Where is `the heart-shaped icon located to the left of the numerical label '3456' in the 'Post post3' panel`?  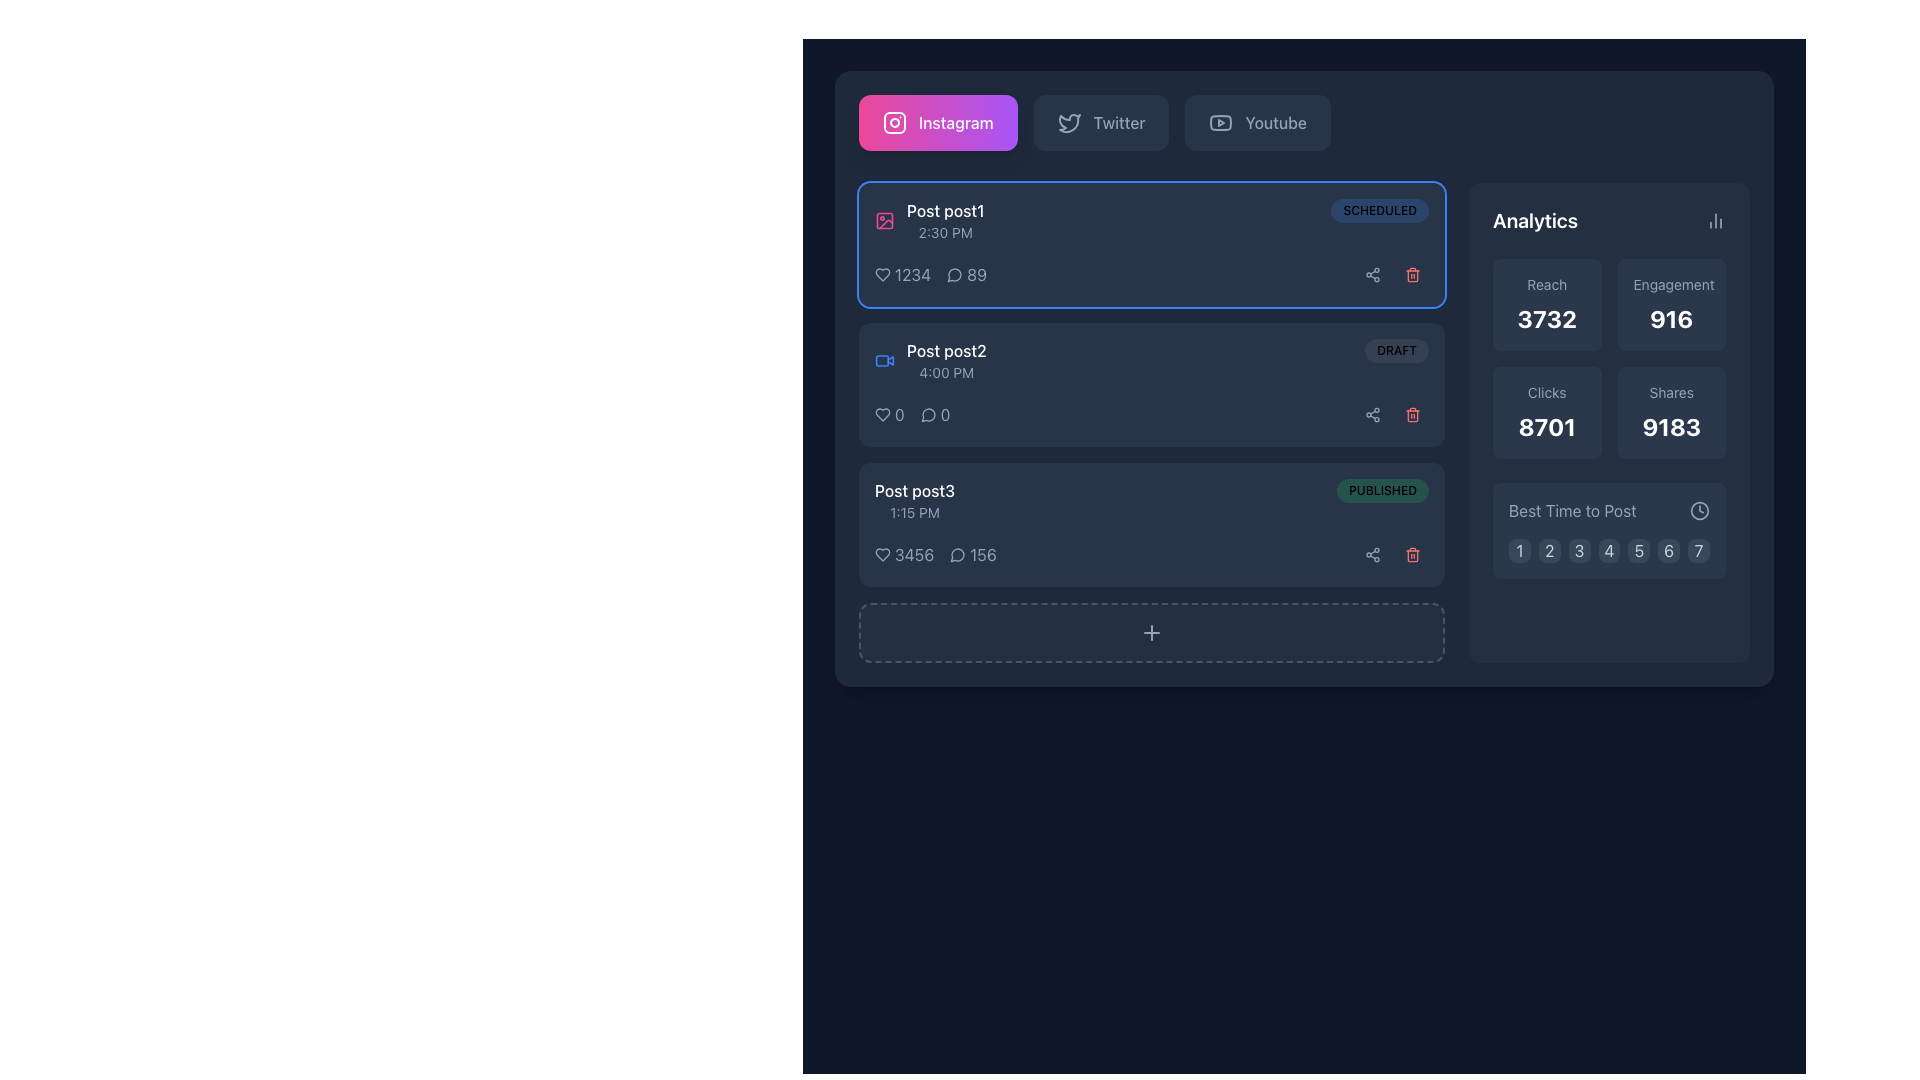
the heart-shaped icon located to the left of the numerical label '3456' in the 'Post post3' panel is located at coordinates (882, 555).